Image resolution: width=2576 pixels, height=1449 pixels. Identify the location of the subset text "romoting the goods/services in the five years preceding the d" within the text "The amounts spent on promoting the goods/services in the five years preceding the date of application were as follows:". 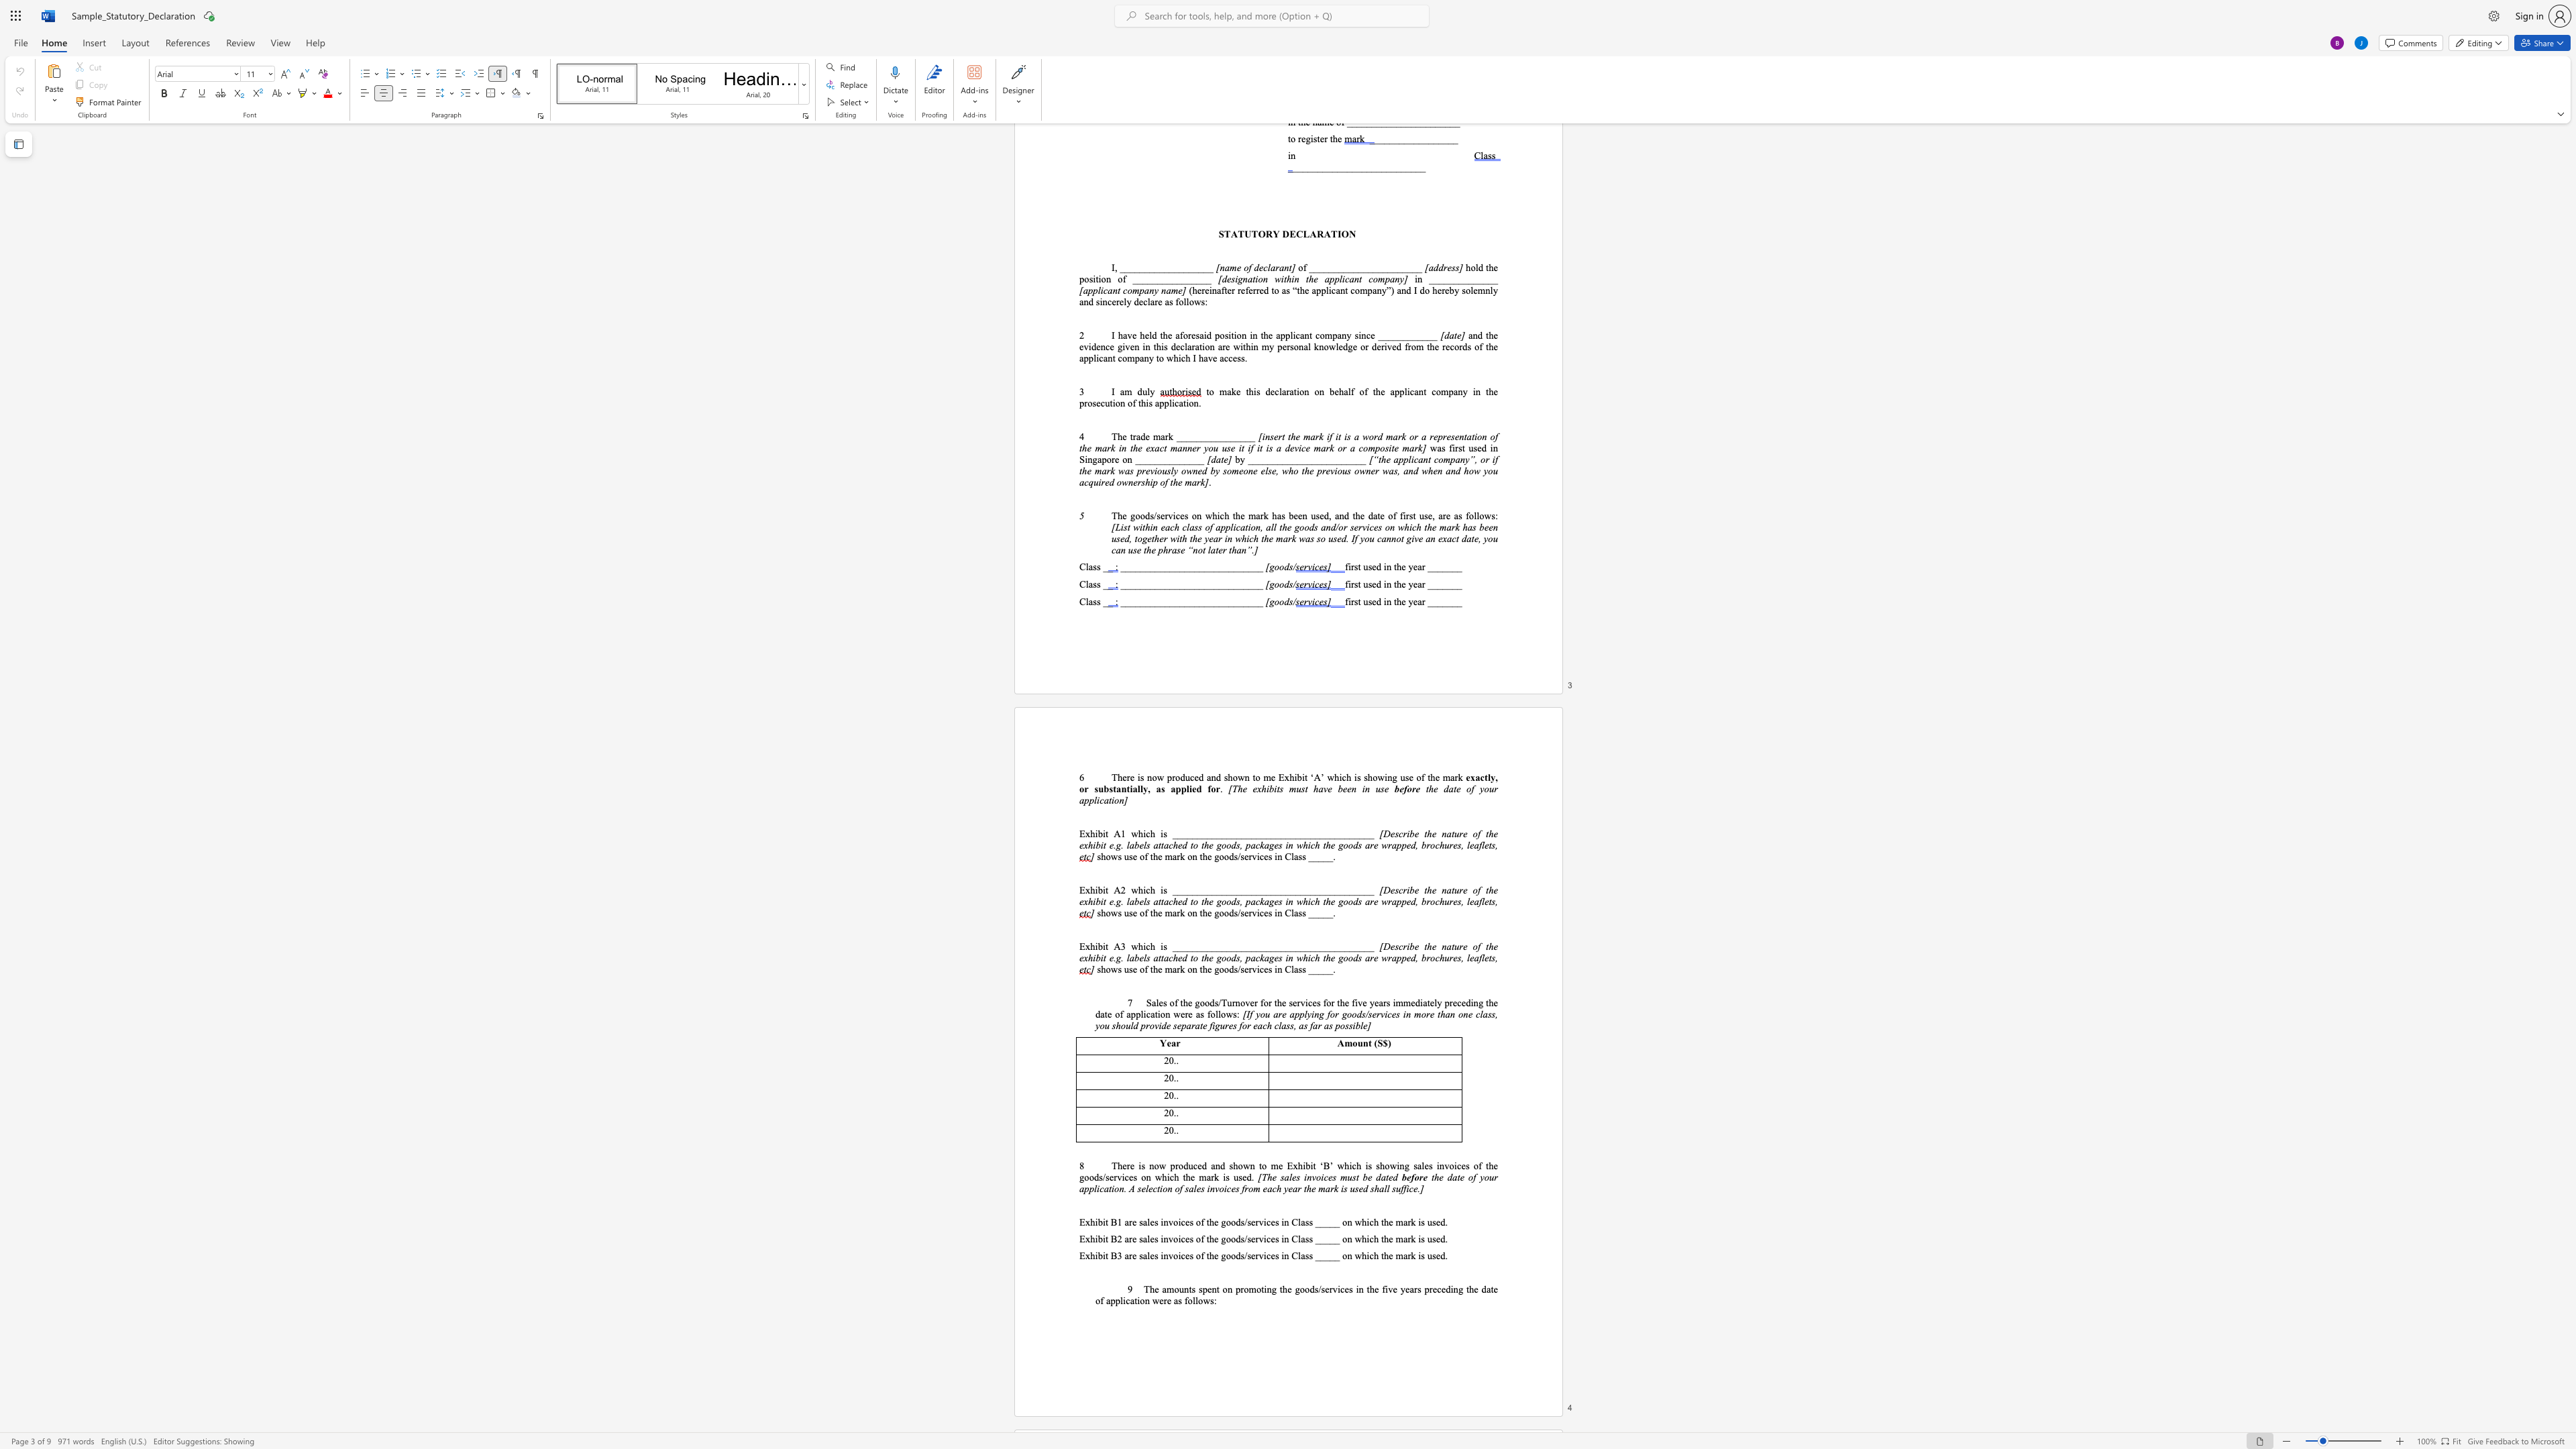
(1240, 1288).